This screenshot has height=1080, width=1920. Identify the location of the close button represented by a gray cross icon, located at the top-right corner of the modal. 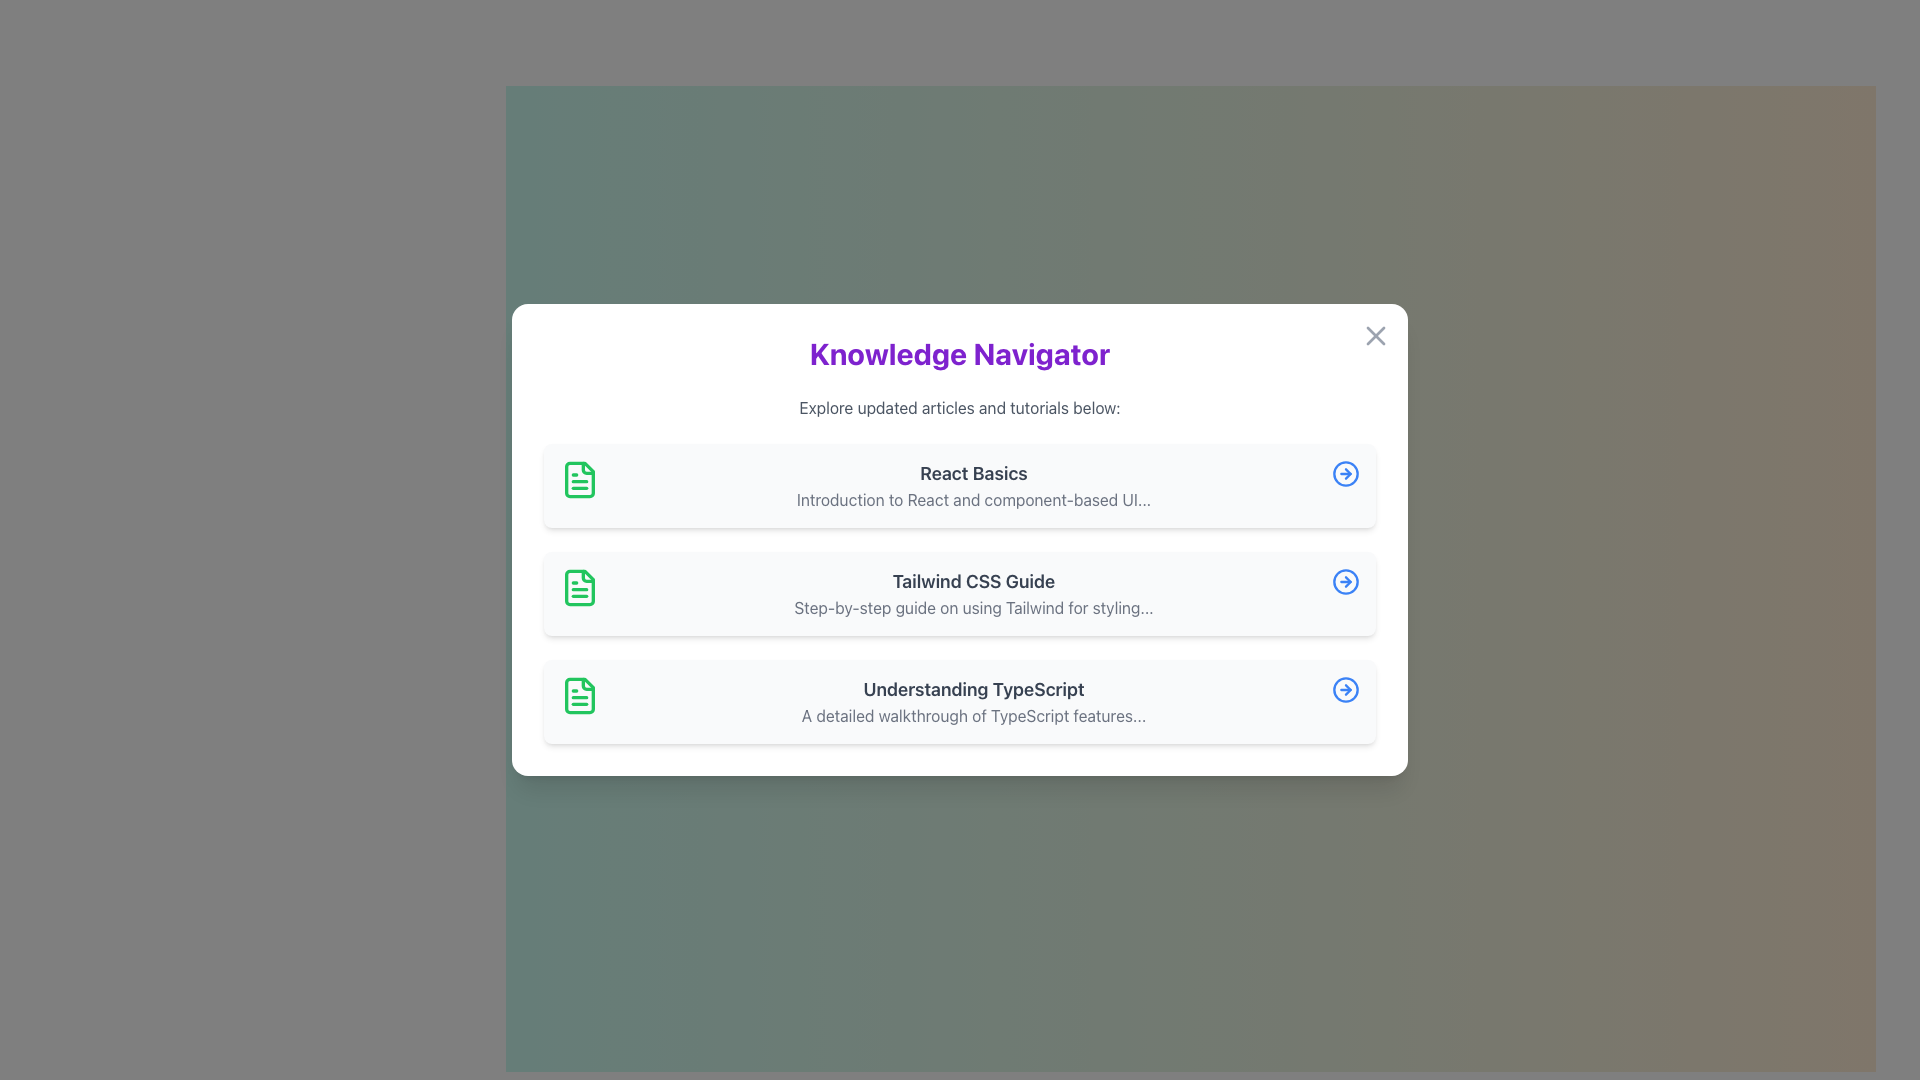
(1375, 334).